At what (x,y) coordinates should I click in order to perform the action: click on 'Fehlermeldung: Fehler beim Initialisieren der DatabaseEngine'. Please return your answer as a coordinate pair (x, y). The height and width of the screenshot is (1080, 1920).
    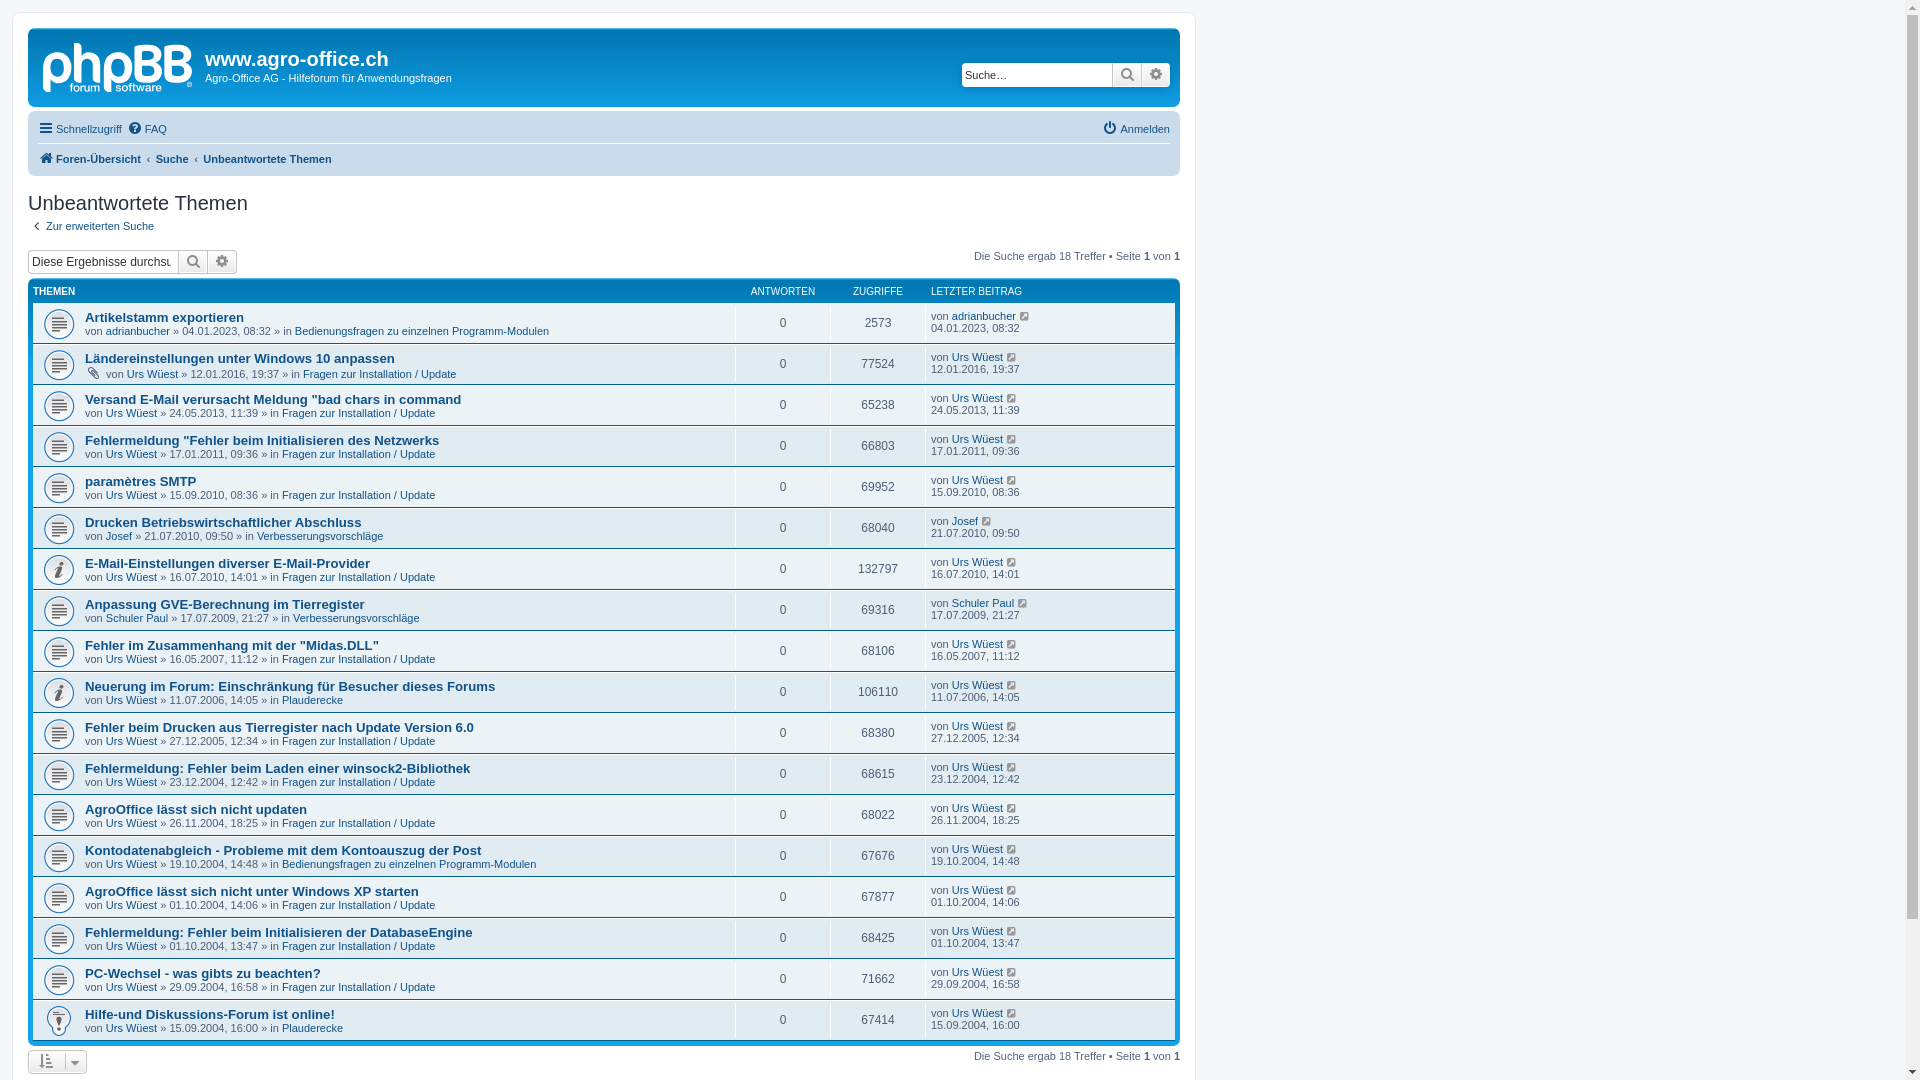
    Looking at the image, I should click on (277, 932).